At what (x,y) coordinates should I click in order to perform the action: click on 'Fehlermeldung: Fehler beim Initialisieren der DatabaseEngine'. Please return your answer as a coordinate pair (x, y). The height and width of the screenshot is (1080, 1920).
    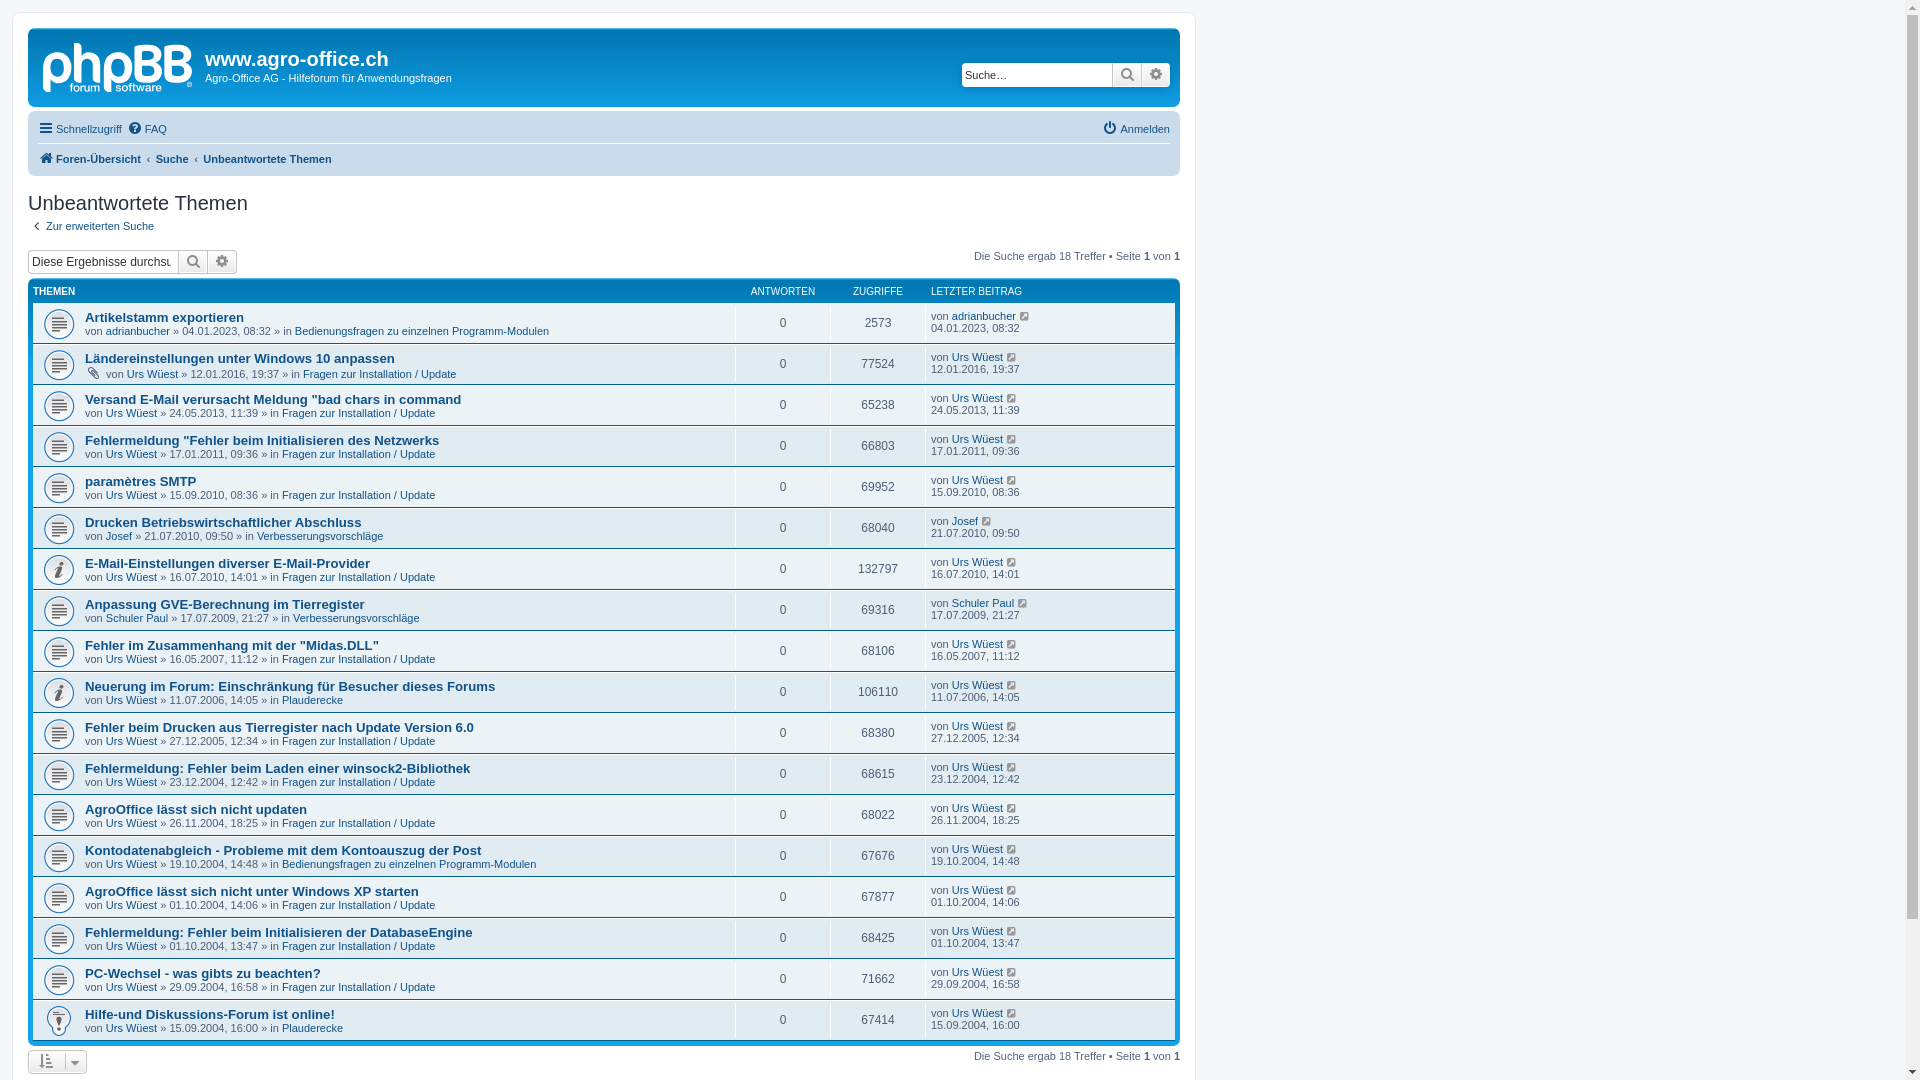
    Looking at the image, I should click on (277, 932).